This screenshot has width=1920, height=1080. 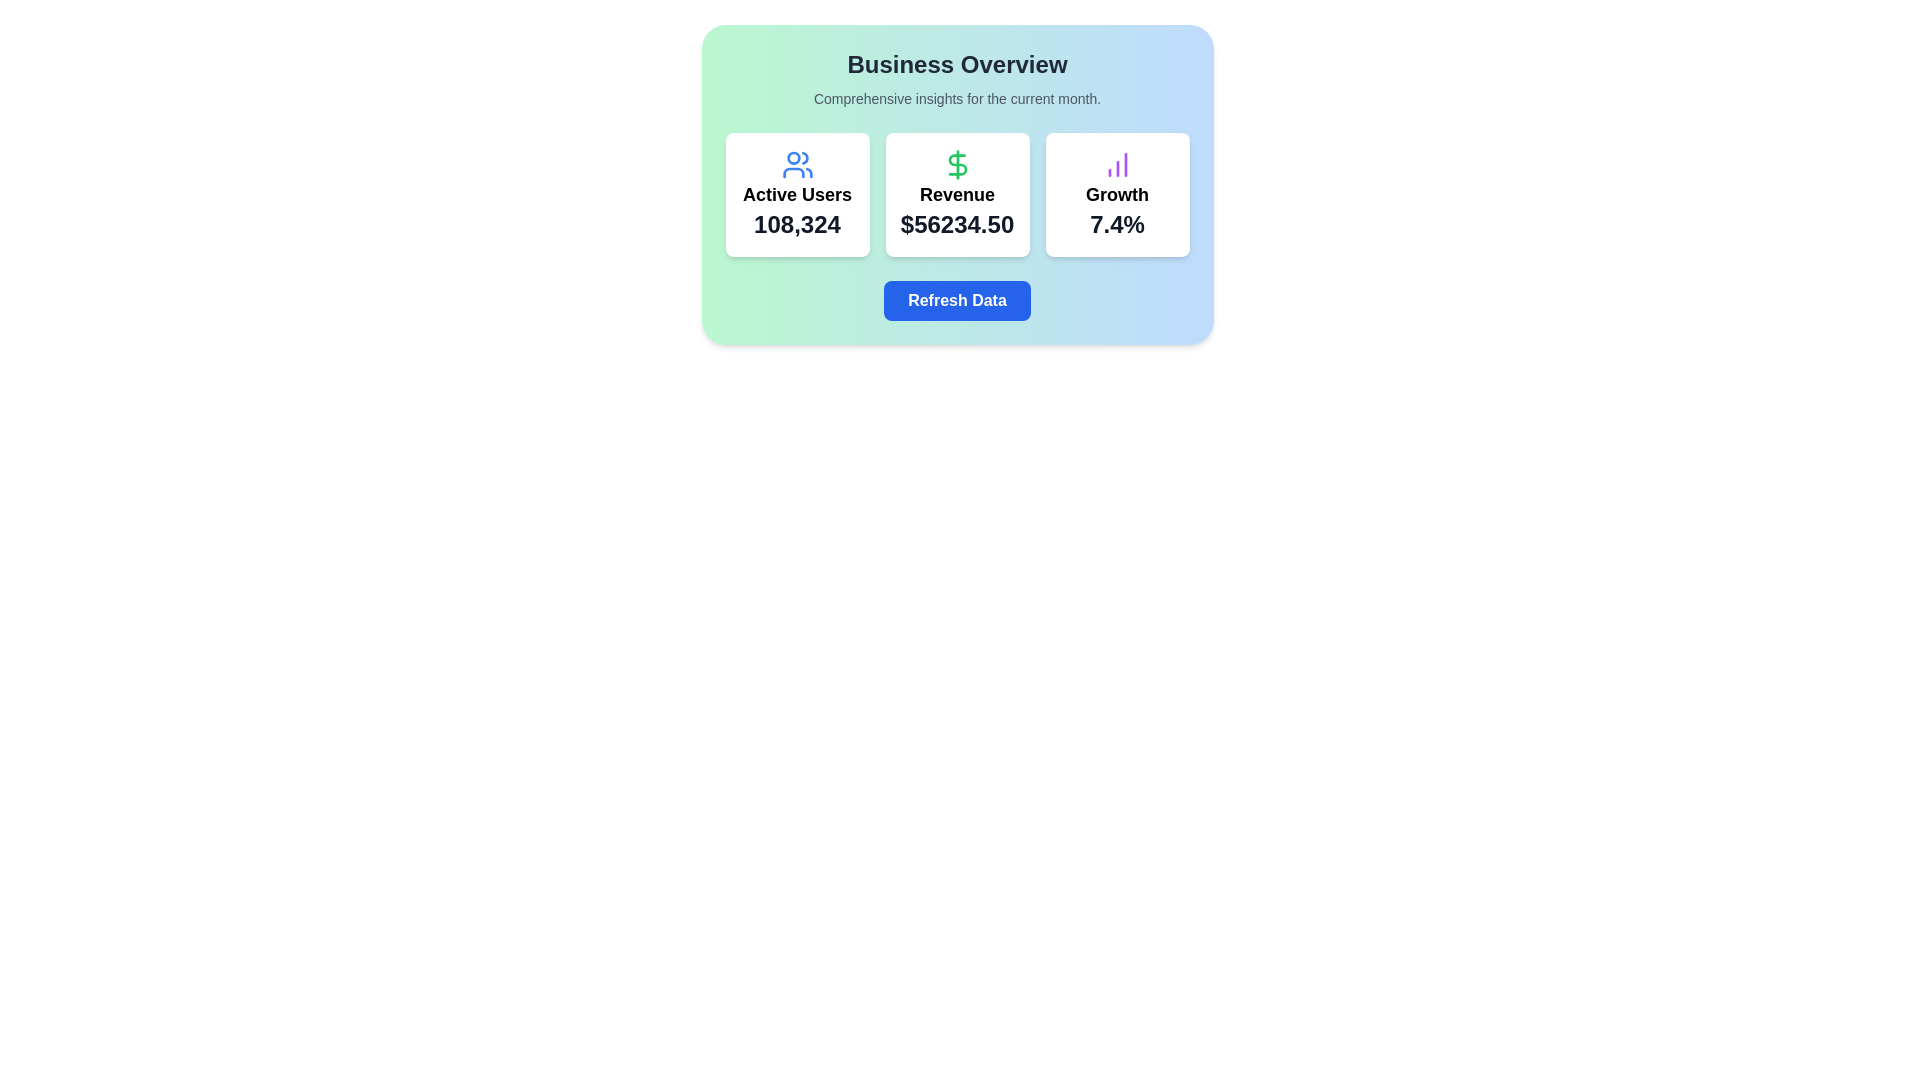 I want to click on the icon at the top of the 'Growth' card, which visually communicates growth statistics and is aligned above the text 'Growth' and the percentage value '7.4%, so click(x=1116, y=164).